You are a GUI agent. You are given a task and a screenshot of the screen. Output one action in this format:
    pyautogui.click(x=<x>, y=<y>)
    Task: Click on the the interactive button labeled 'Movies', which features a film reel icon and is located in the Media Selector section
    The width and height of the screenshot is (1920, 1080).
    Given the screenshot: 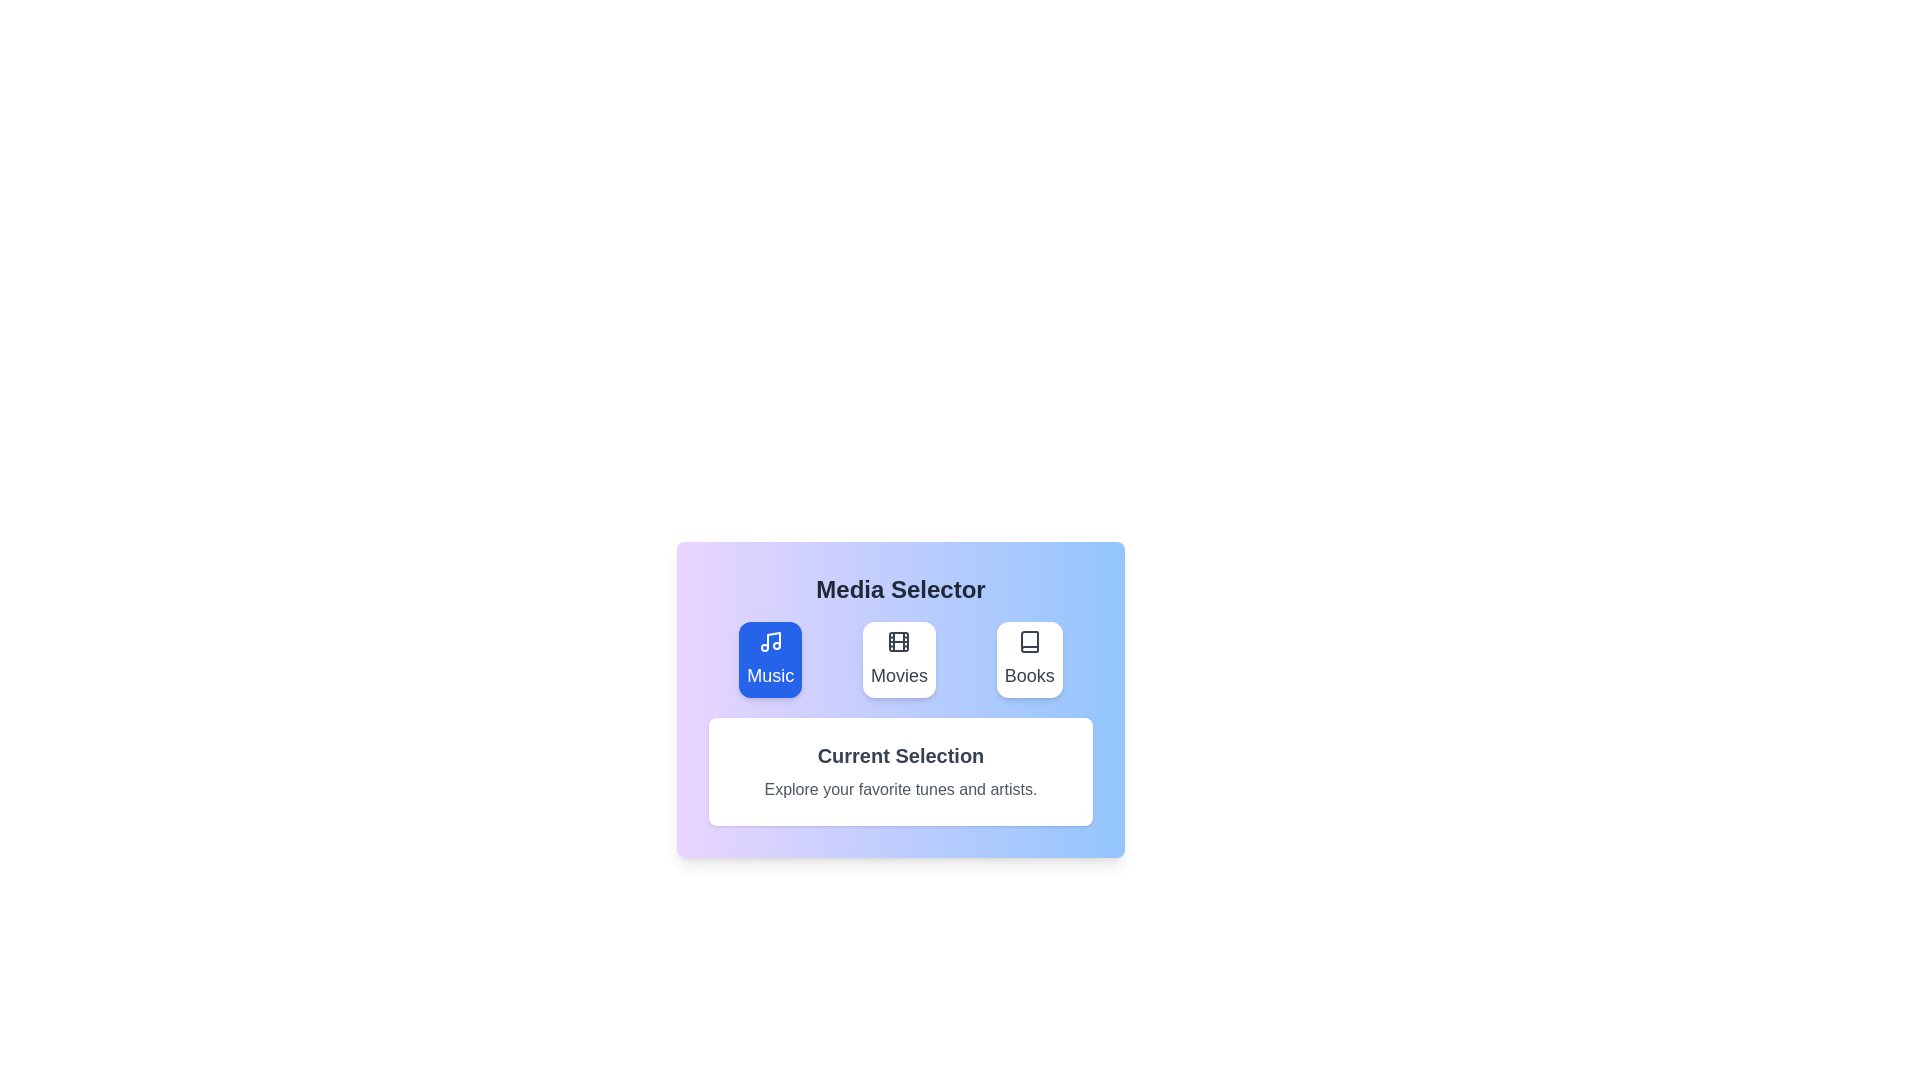 What is the action you would take?
    pyautogui.click(x=898, y=659)
    